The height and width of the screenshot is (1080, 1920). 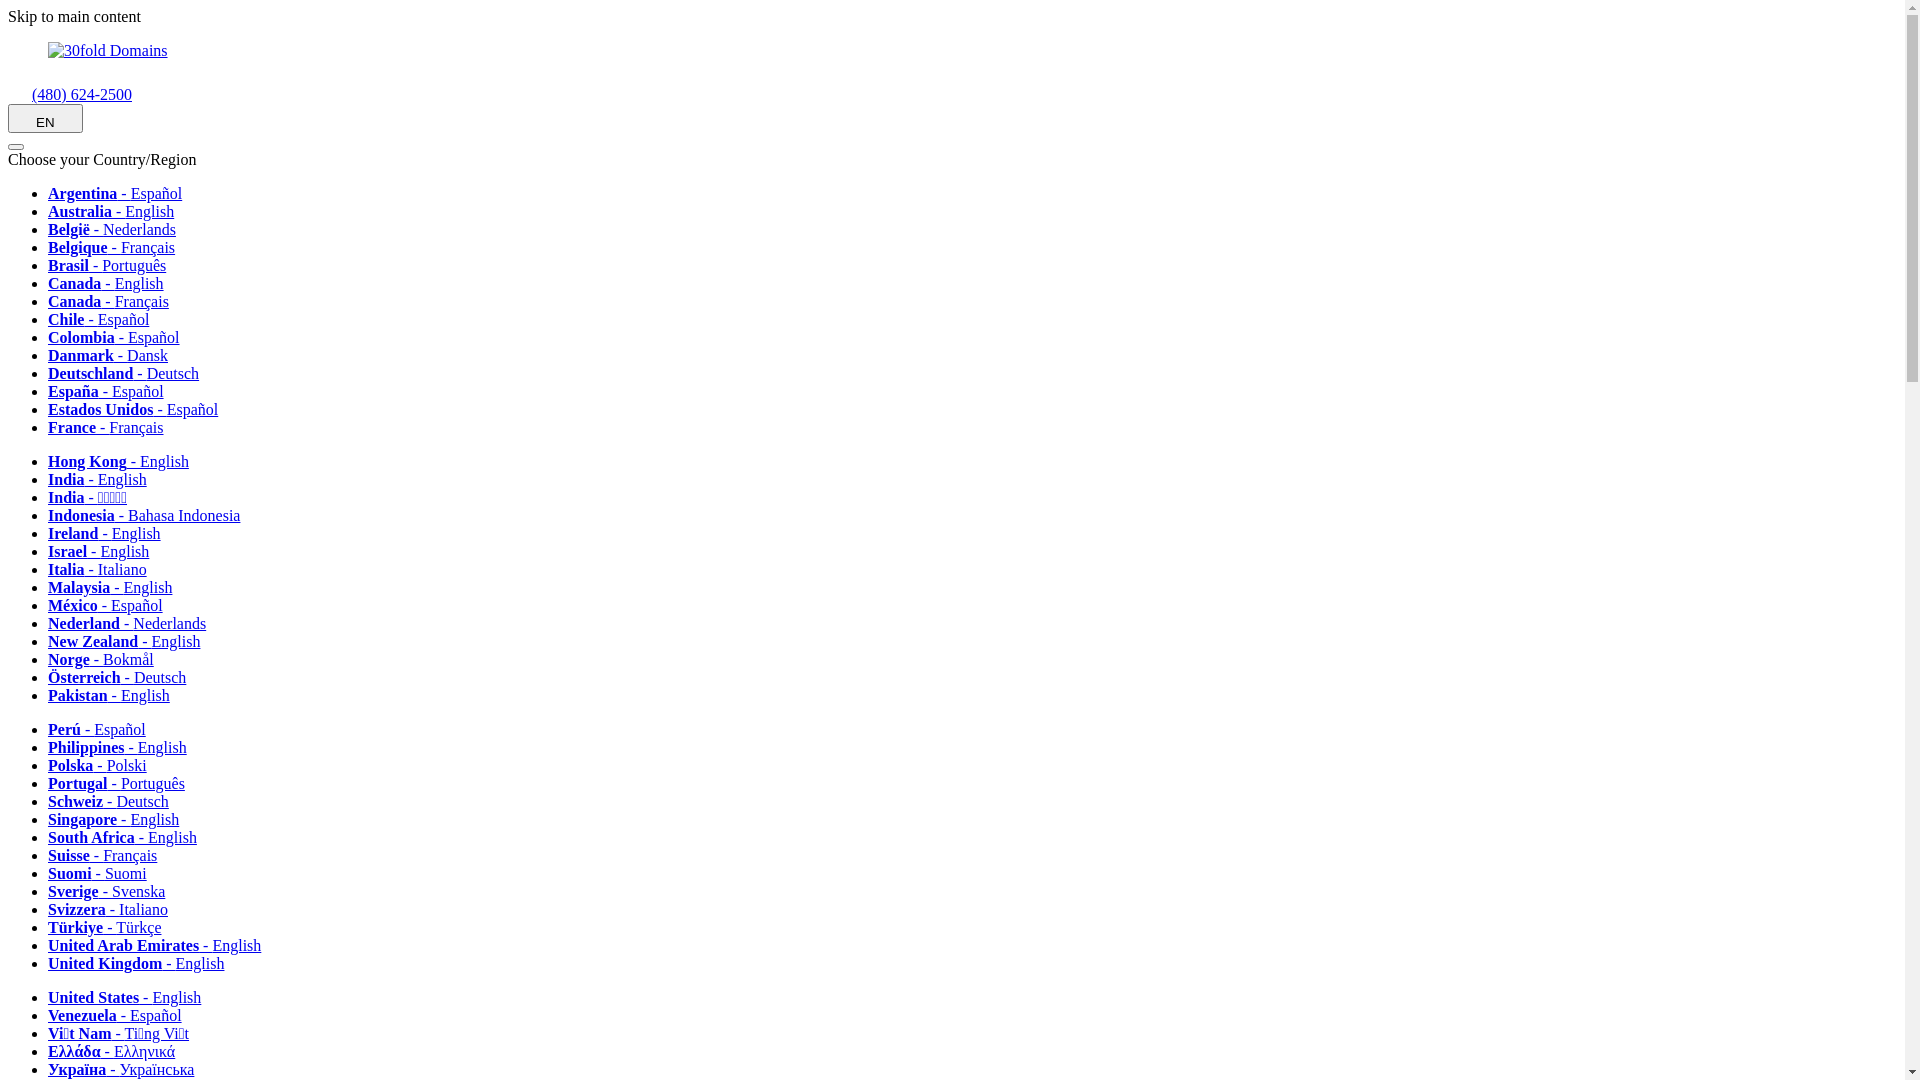 I want to click on 'Singapore - English', so click(x=119, y=819).